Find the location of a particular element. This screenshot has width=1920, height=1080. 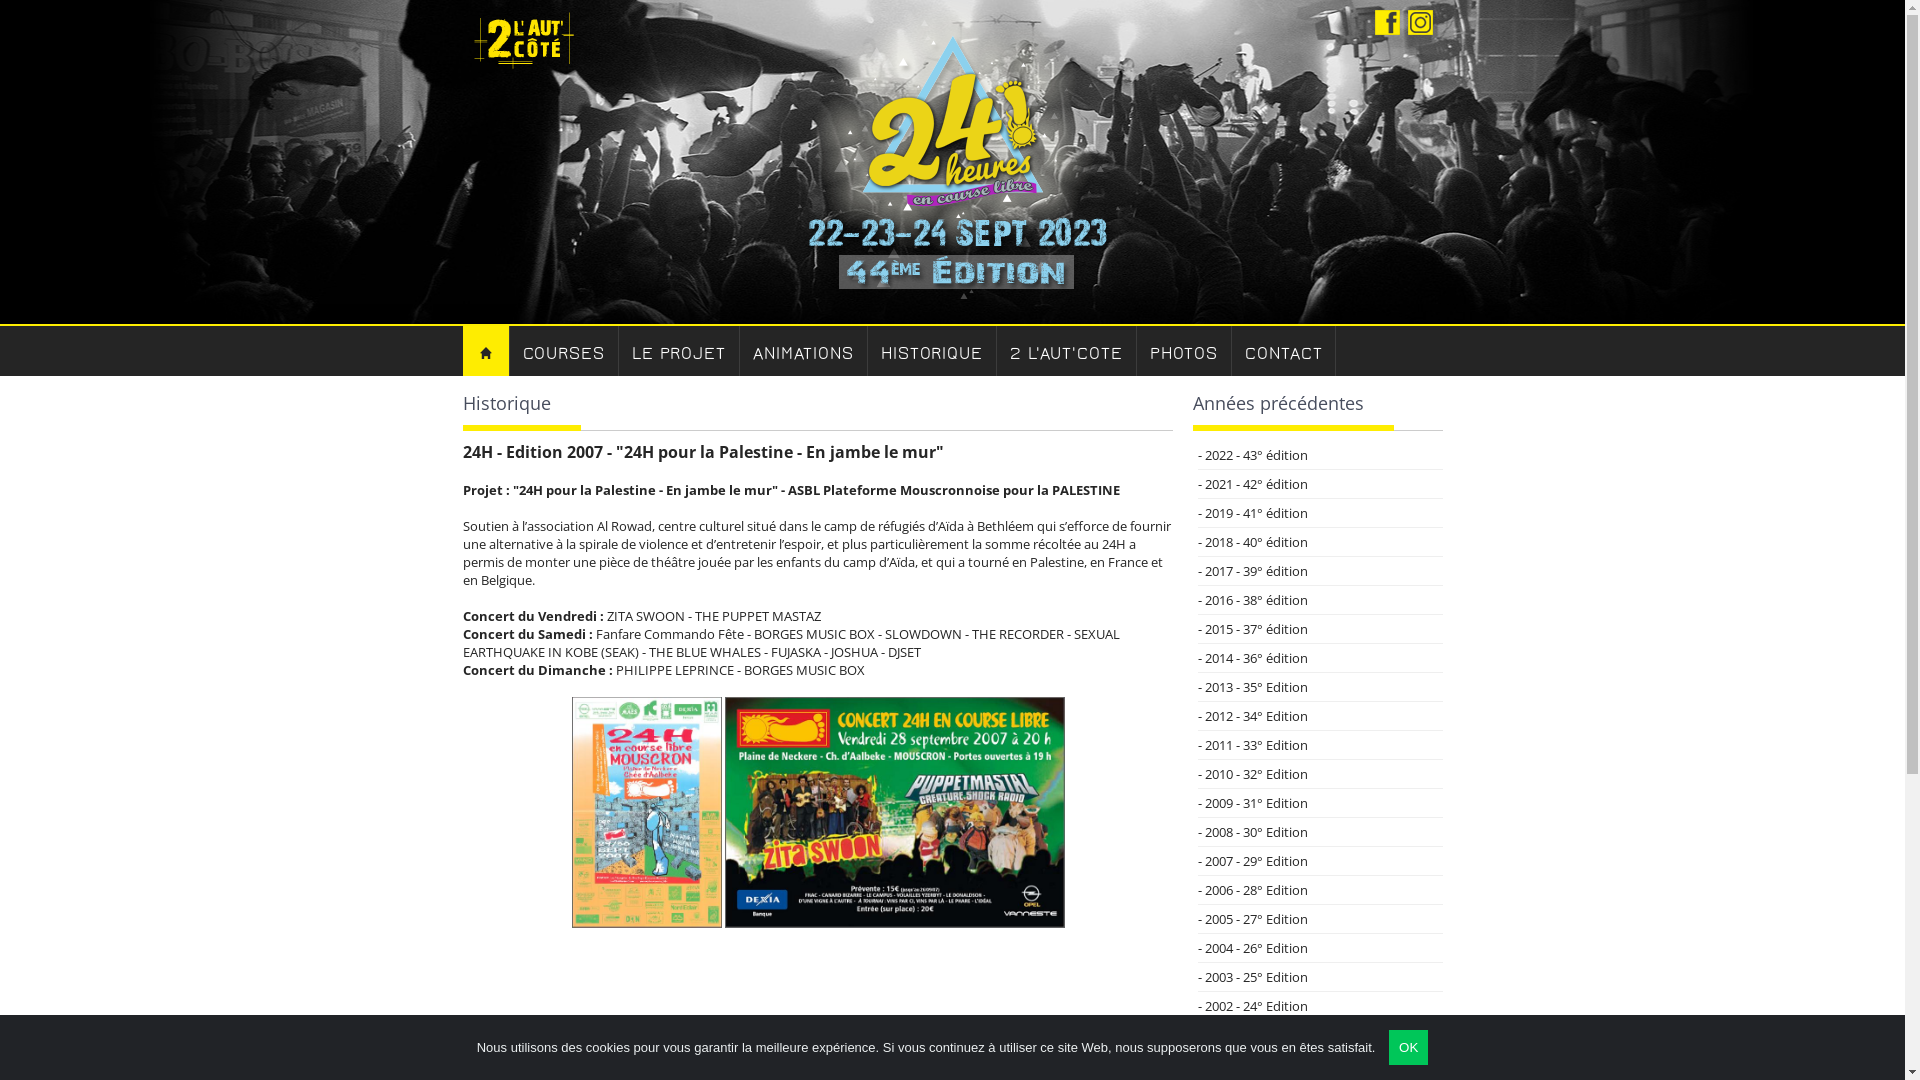

'LE PROJET' is located at coordinates (679, 350).